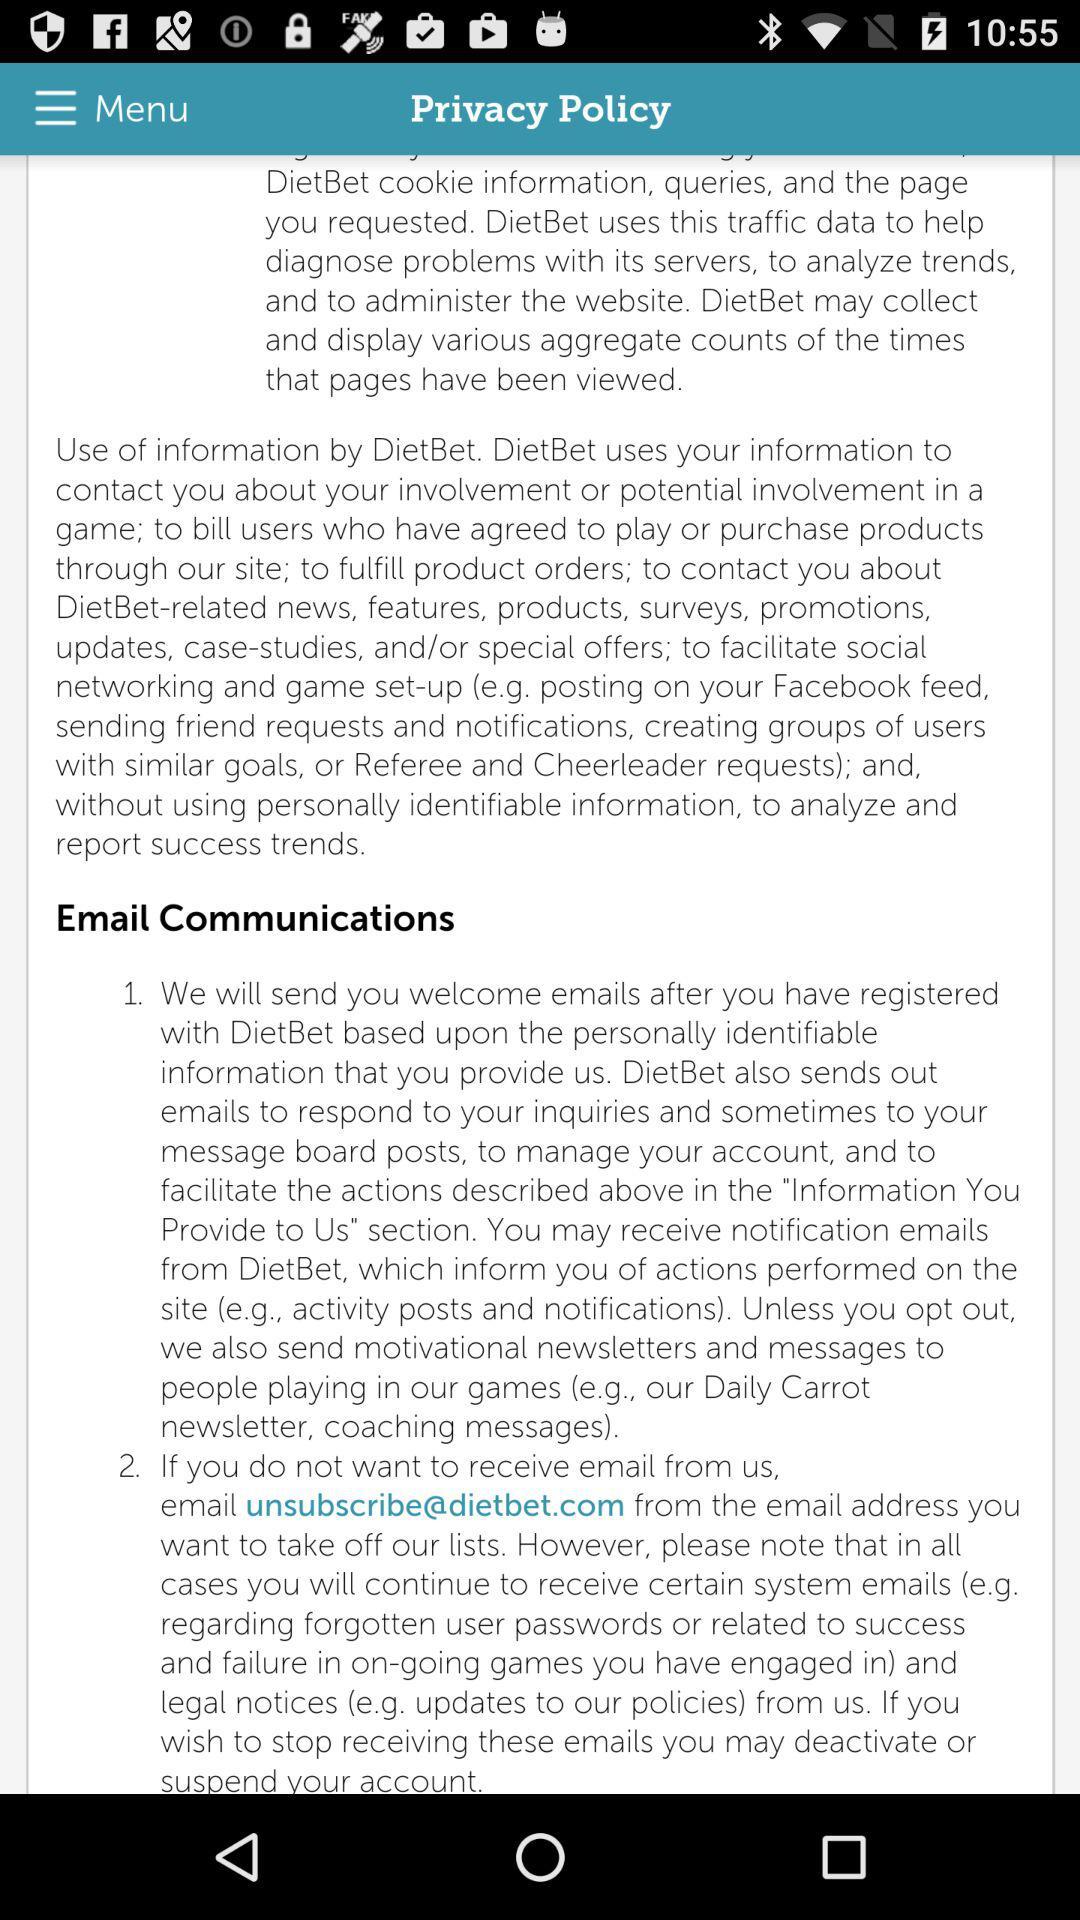 The width and height of the screenshot is (1080, 1920). I want to click on read the tos, so click(540, 974).